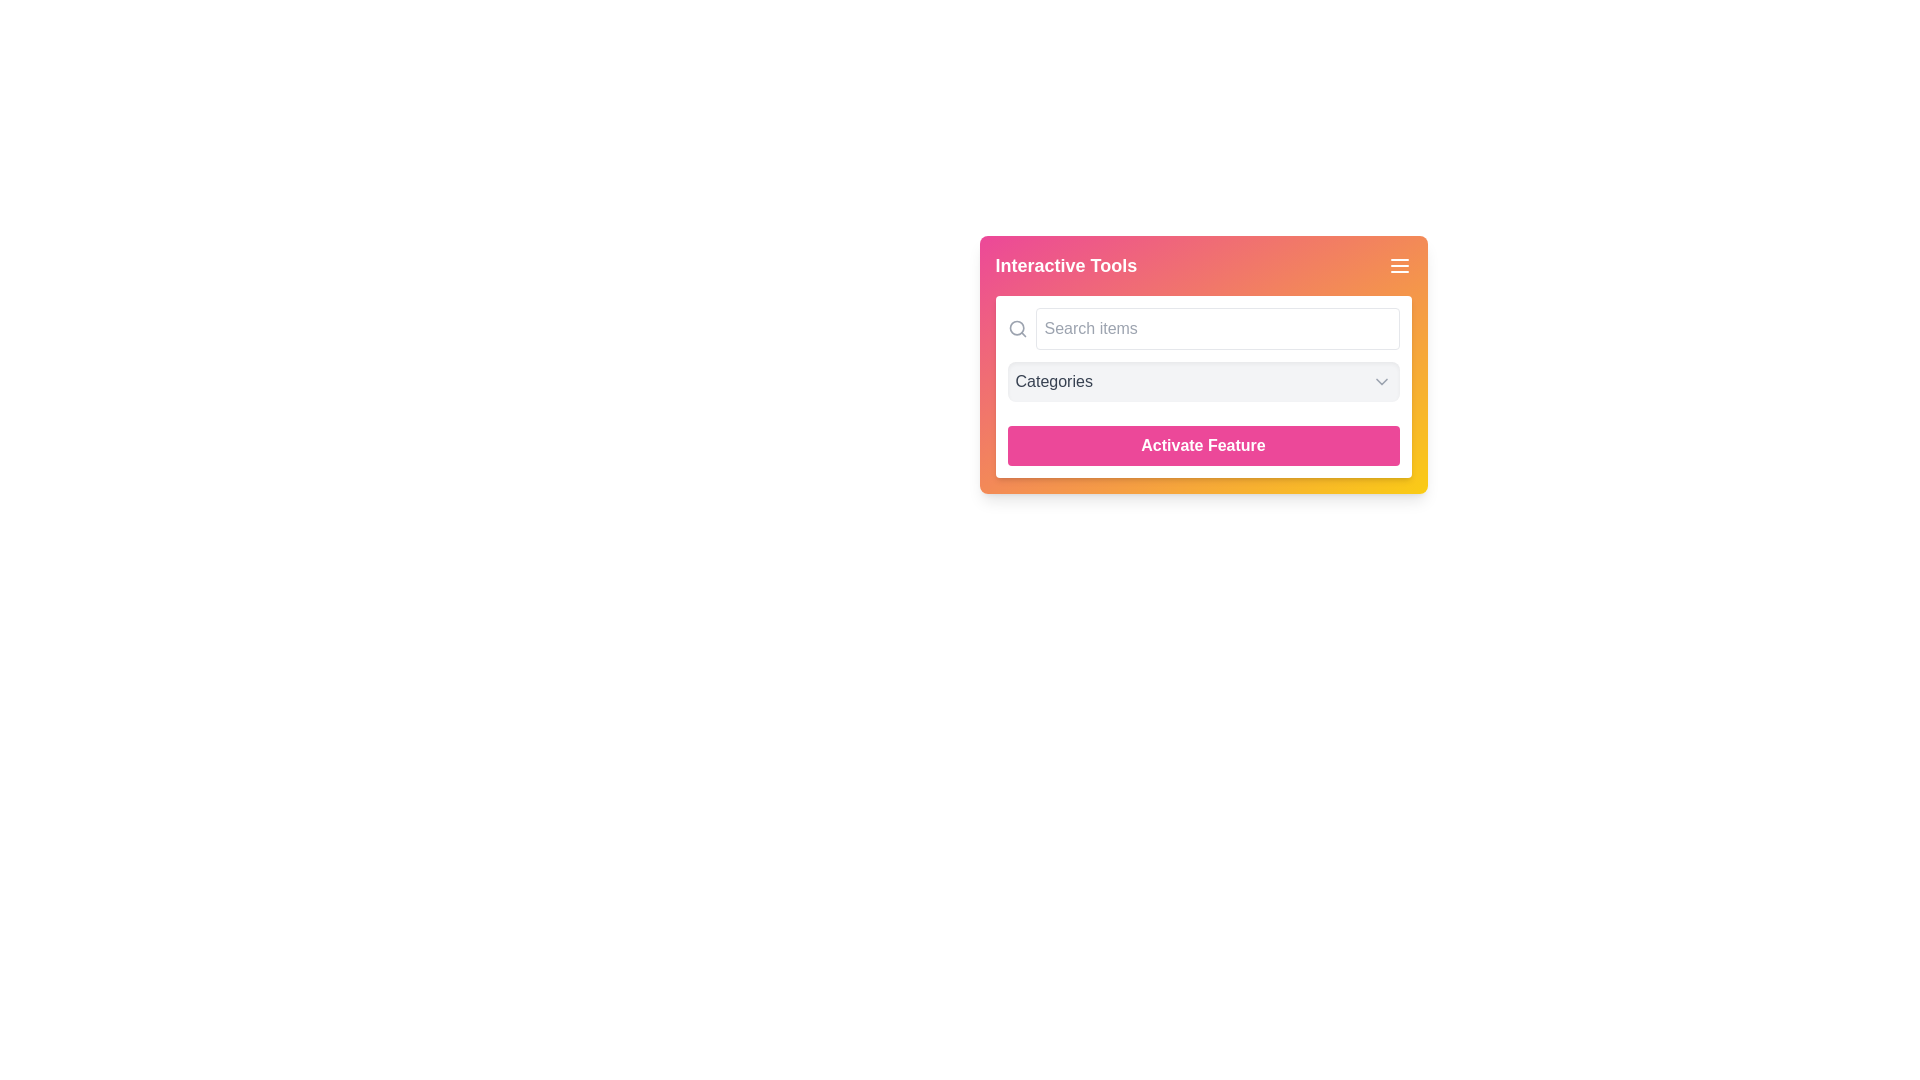 The height and width of the screenshot is (1080, 1920). Describe the element at coordinates (1380, 381) in the screenshot. I see `the Dropdown Indicator Icon located to the right of the 'Categories' label` at that location.